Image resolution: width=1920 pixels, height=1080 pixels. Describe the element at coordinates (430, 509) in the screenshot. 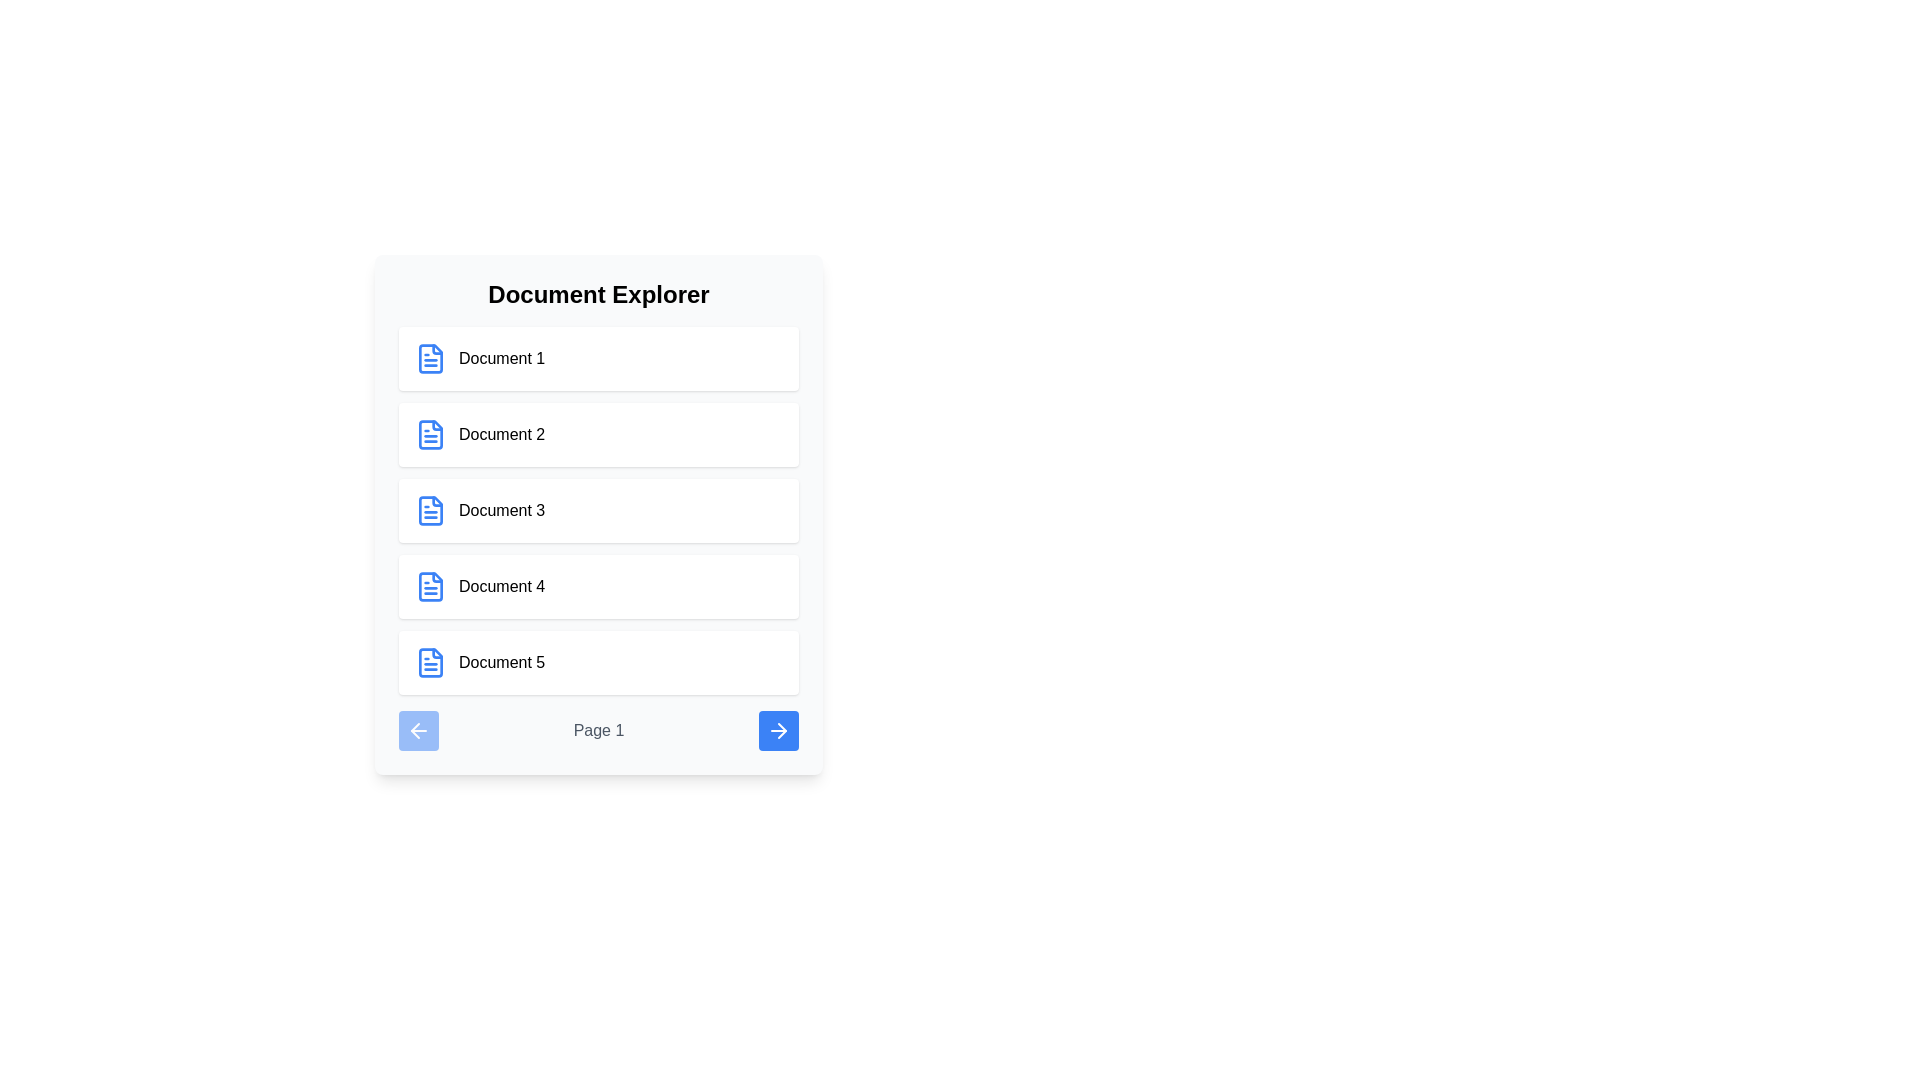

I see `the document icon that represents 'Document 3'` at that location.